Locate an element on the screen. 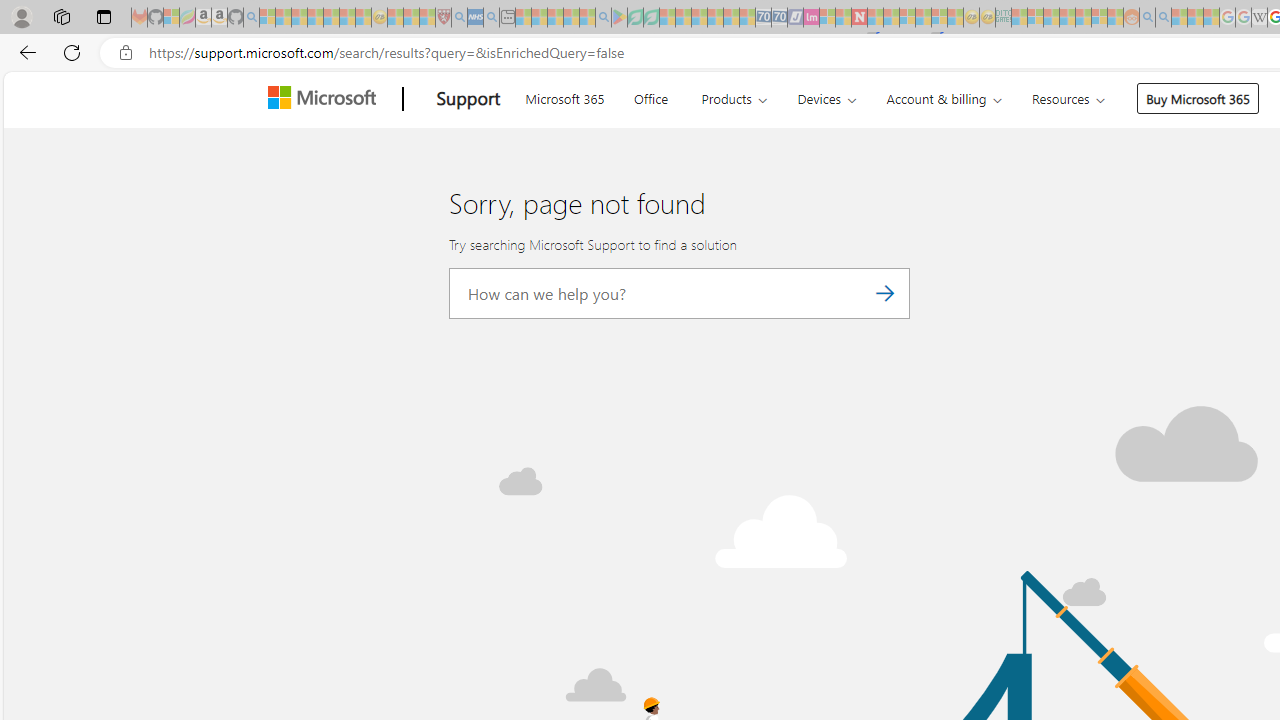 This screenshot has width=1280, height=720. 'Buy Microsoft 365' is located at coordinates (1198, 98).